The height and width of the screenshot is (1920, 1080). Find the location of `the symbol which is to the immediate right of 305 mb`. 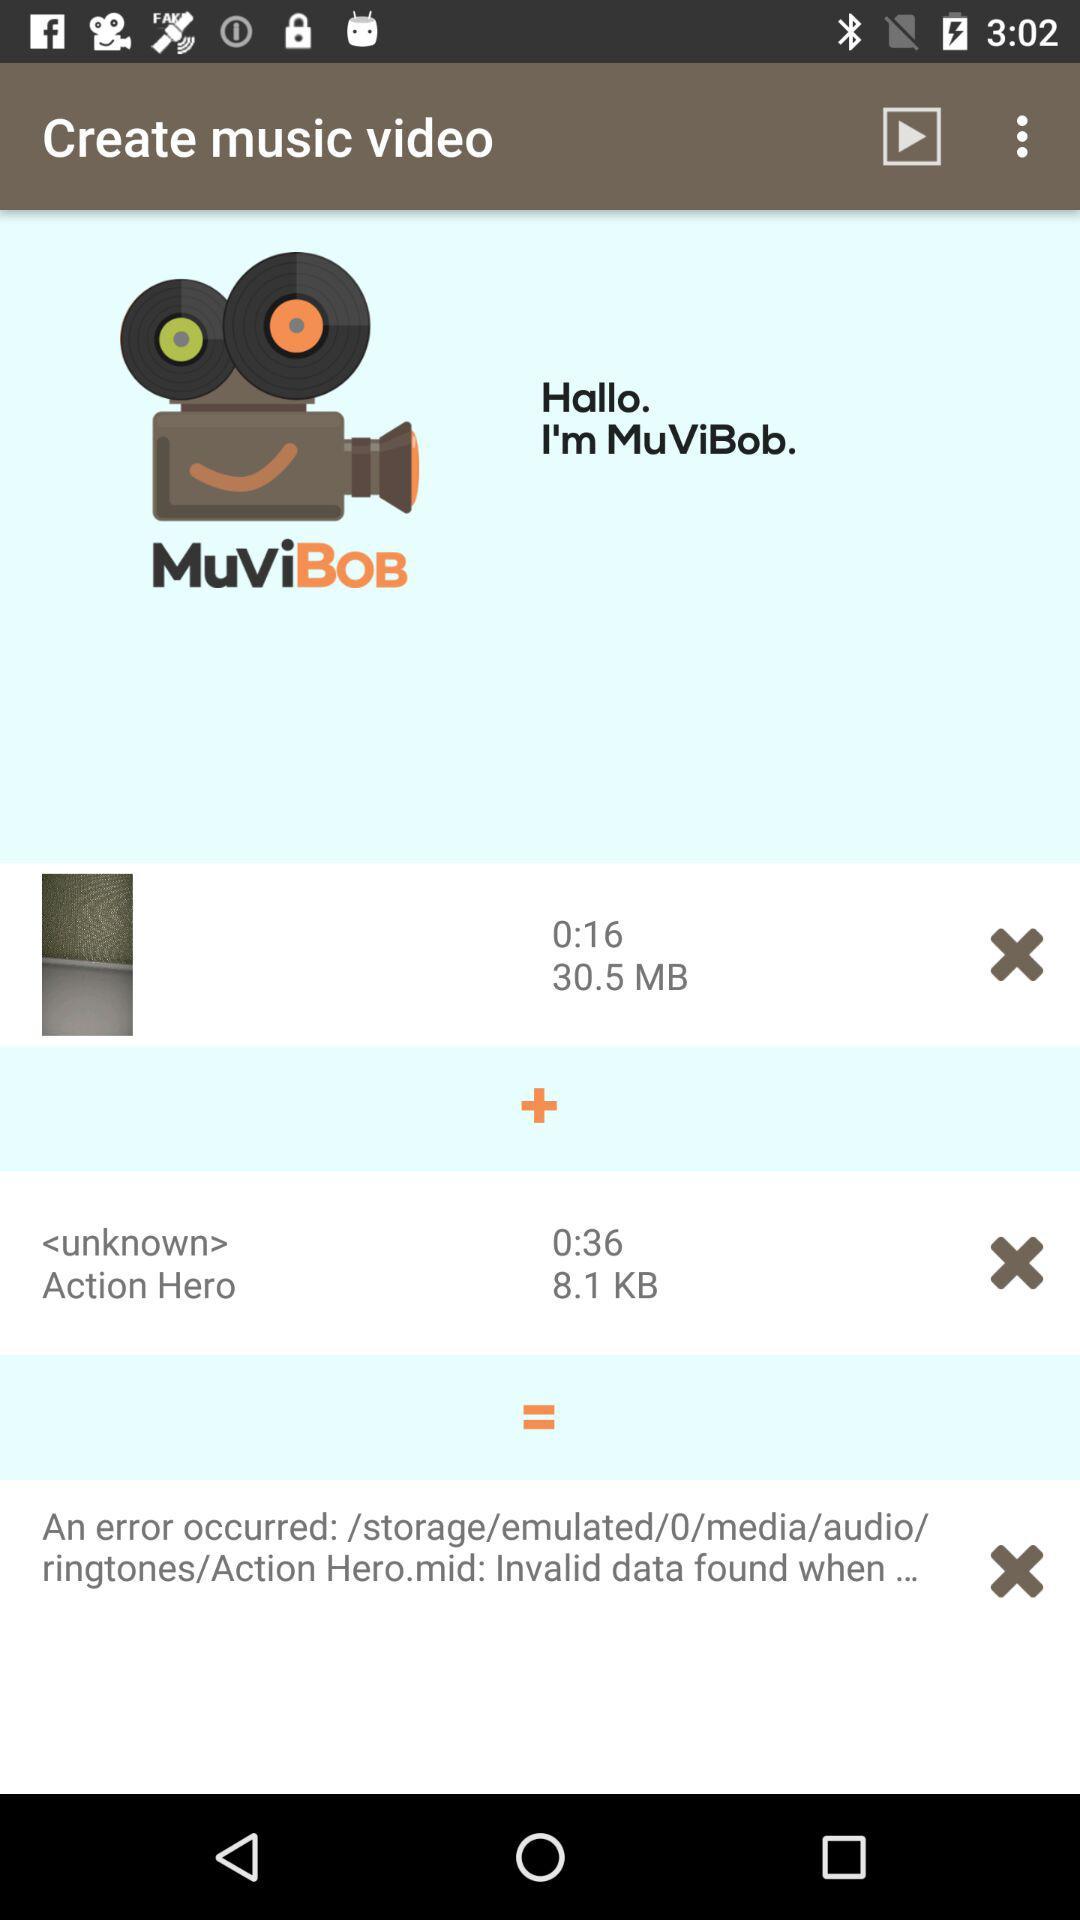

the symbol which is to the immediate right of 305 mb is located at coordinates (1017, 953).